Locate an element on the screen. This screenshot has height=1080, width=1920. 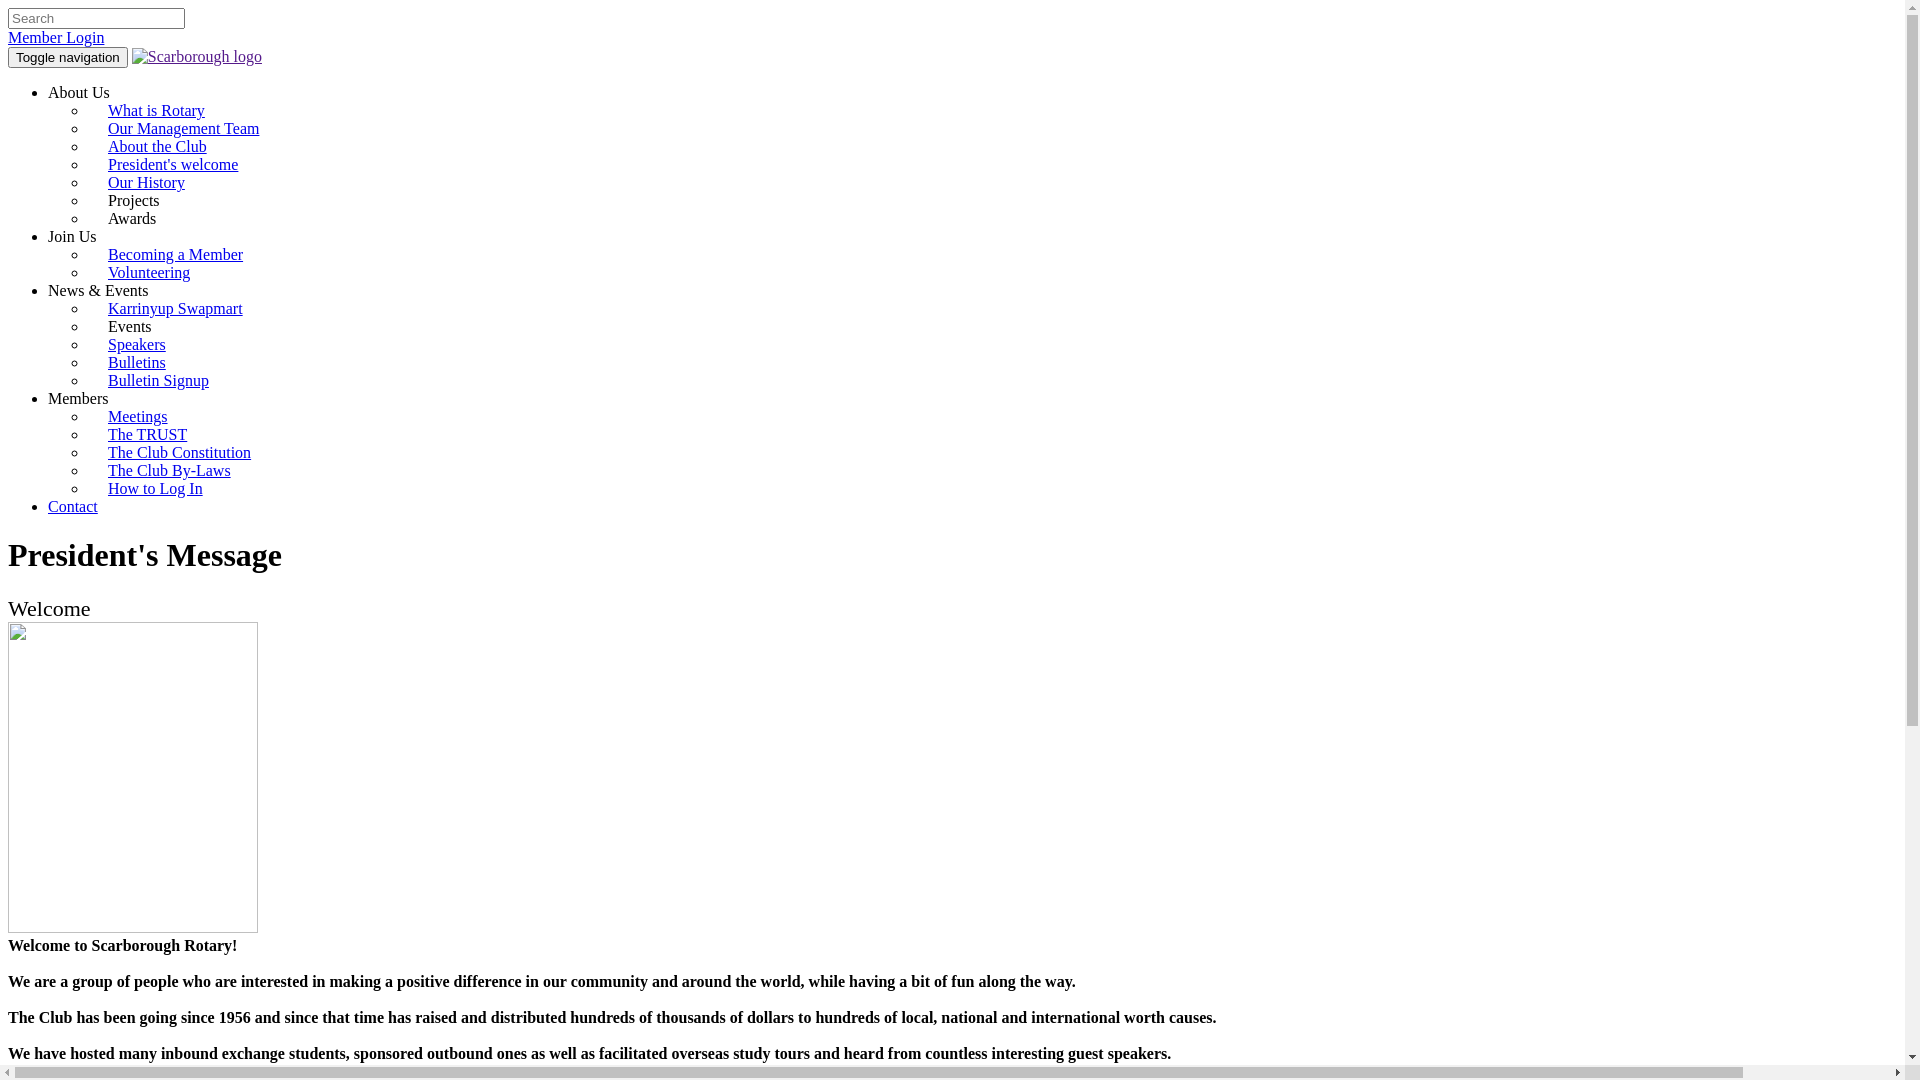
'The Club Constitution' is located at coordinates (179, 452).